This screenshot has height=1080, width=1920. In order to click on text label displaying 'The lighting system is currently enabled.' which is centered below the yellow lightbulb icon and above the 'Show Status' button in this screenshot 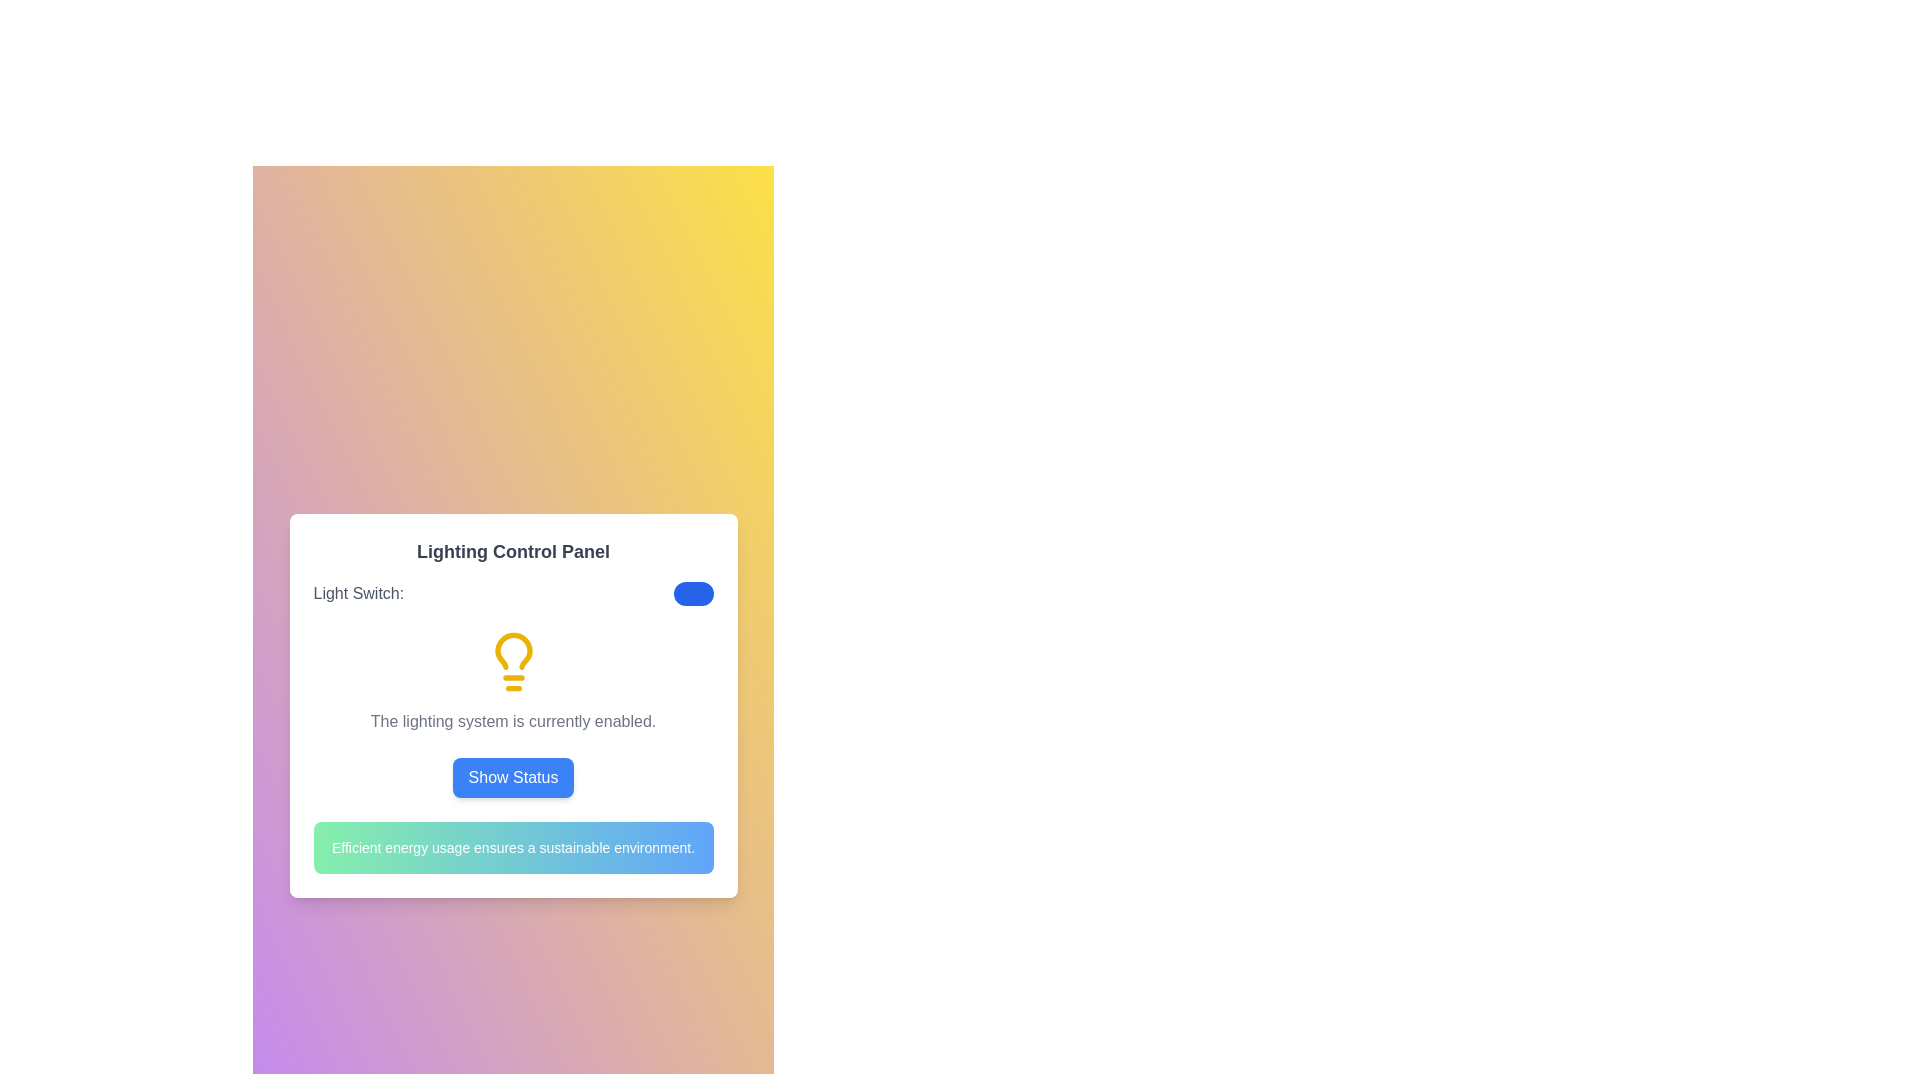, I will do `click(513, 721)`.